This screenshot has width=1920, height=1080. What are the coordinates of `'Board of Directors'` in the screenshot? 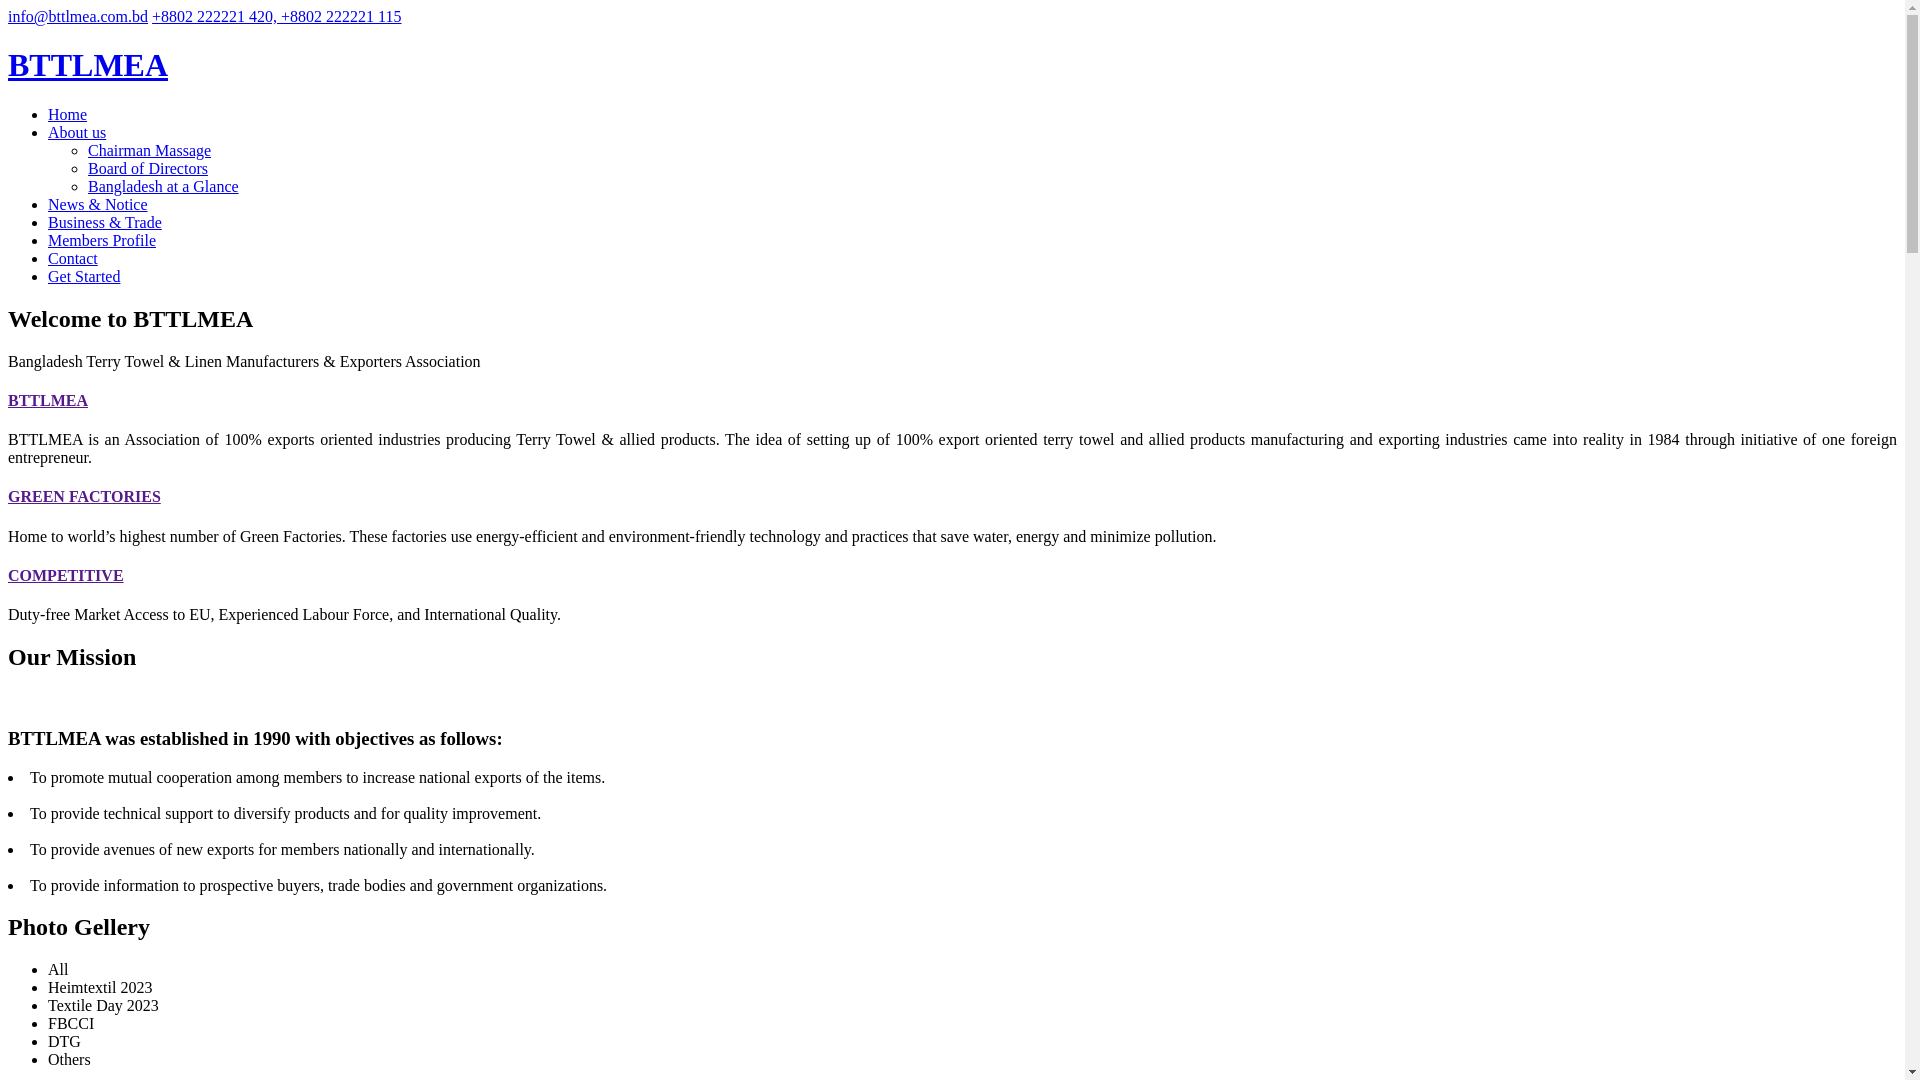 It's located at (147, 167).